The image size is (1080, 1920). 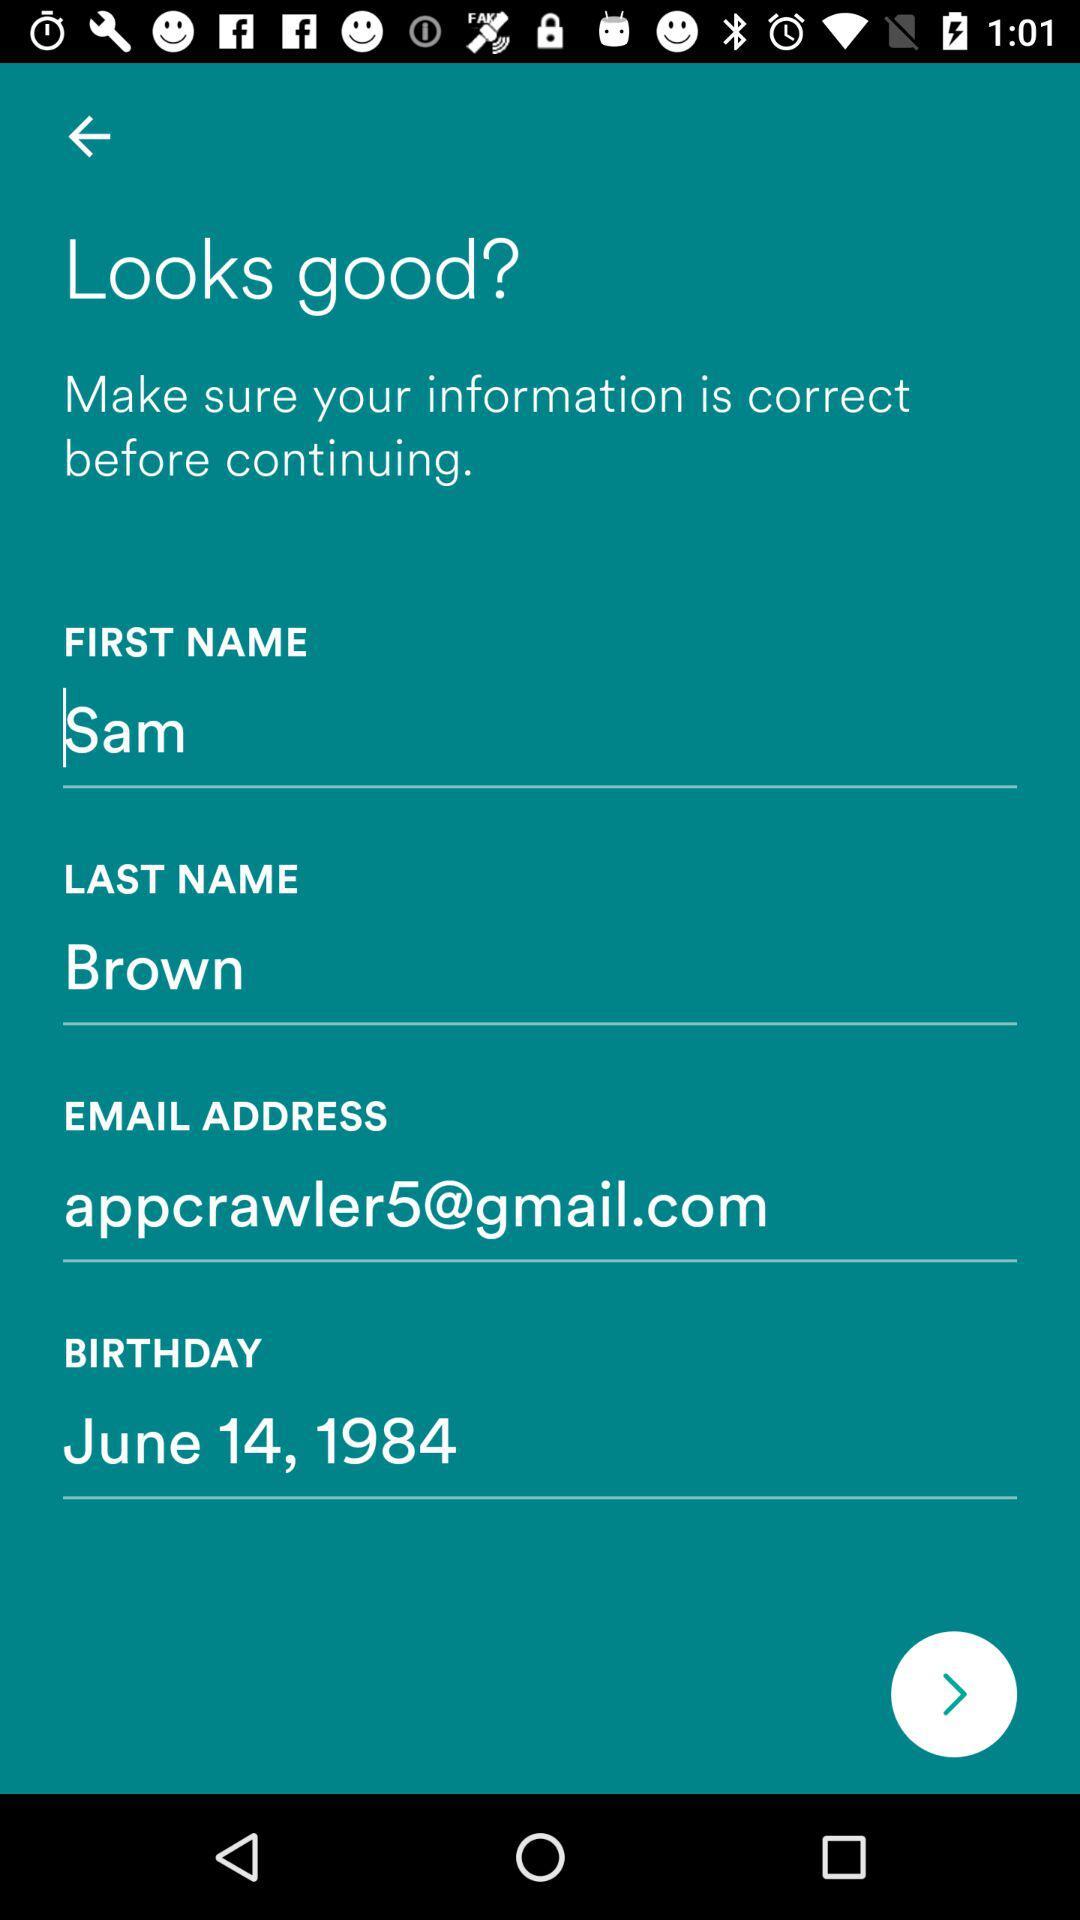 I want to click on next section, so click(x=952, y=1693).